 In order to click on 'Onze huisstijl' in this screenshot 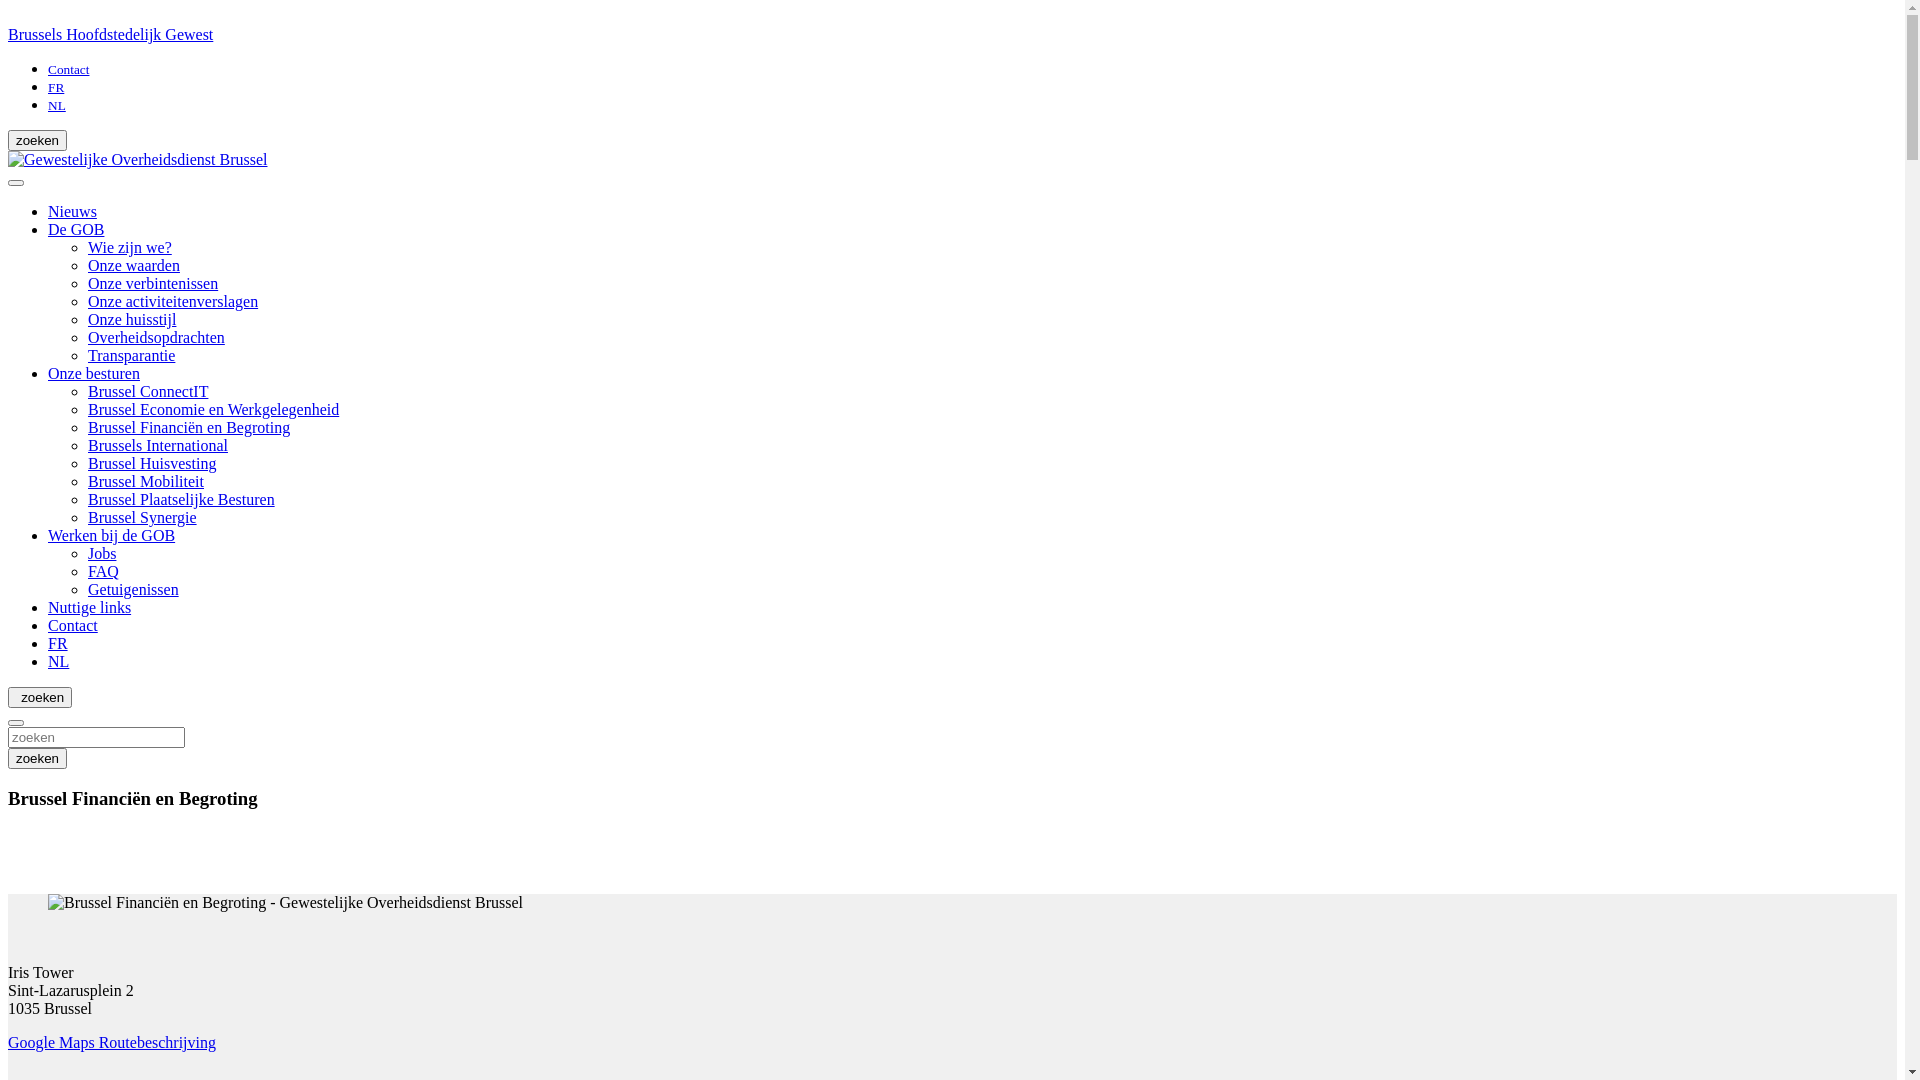, I will do `click(130, 318)`.